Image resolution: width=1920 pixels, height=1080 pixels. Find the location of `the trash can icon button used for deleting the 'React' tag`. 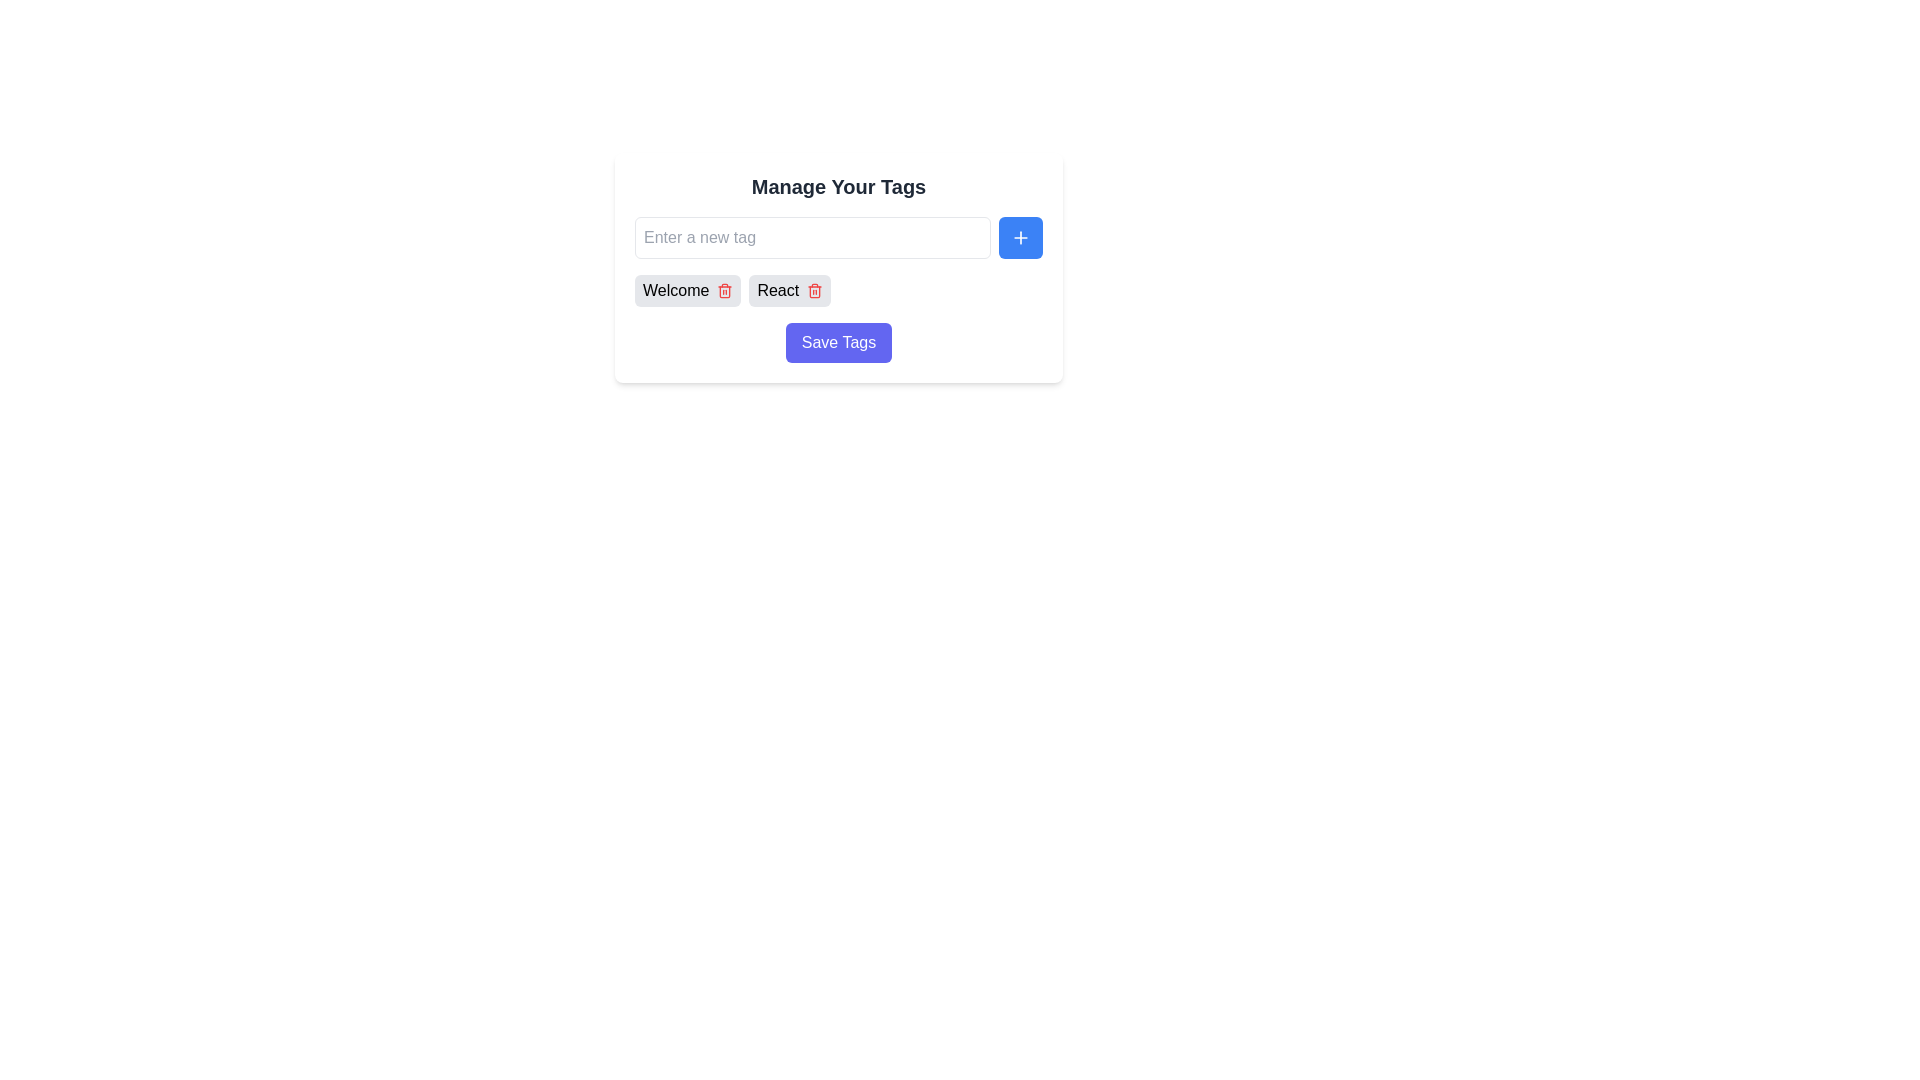

the trash can icon button used for deleting the 'React' tag is located at coordinates (815, 290).